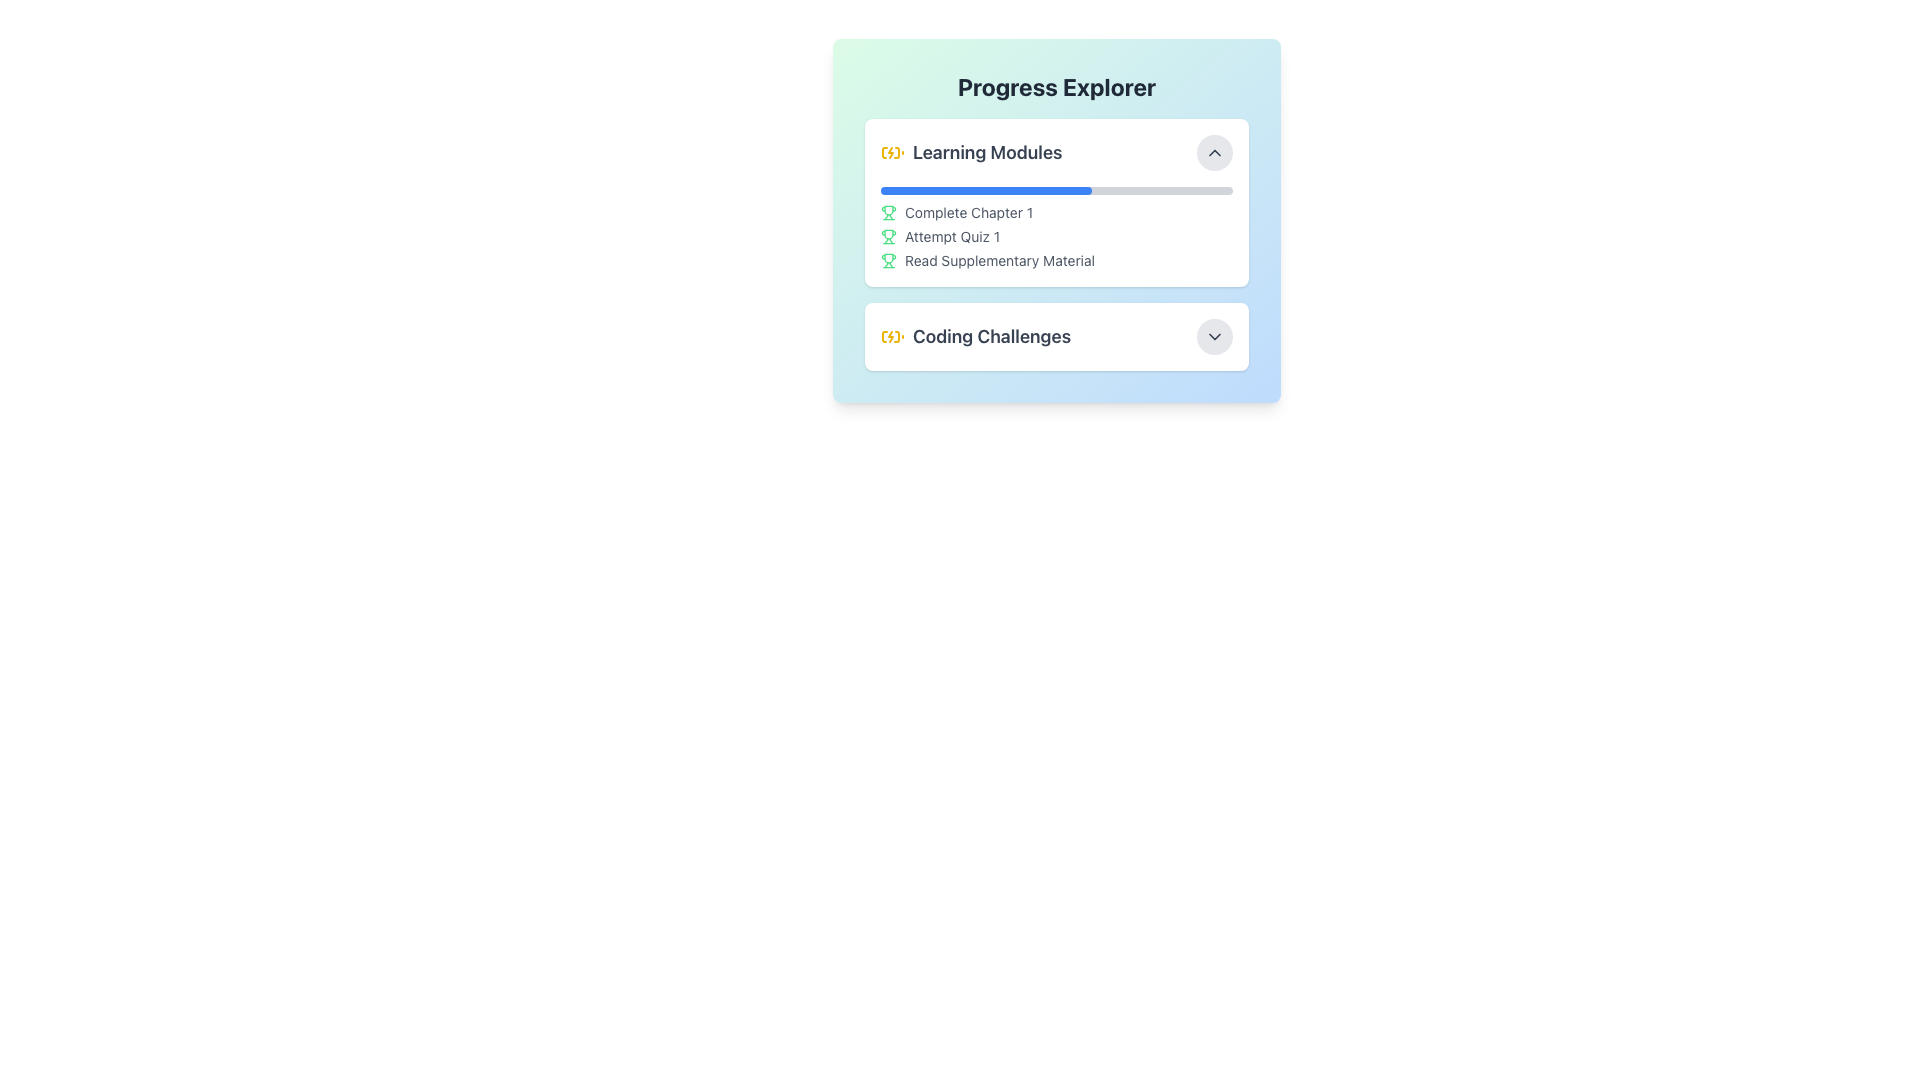 This screenshot has height=1080, width=1920. I want to click on the informational label element that indicates a step or resource in a learning module, located as the third item under the 'Learning Modules' section, so click(1055, 260).